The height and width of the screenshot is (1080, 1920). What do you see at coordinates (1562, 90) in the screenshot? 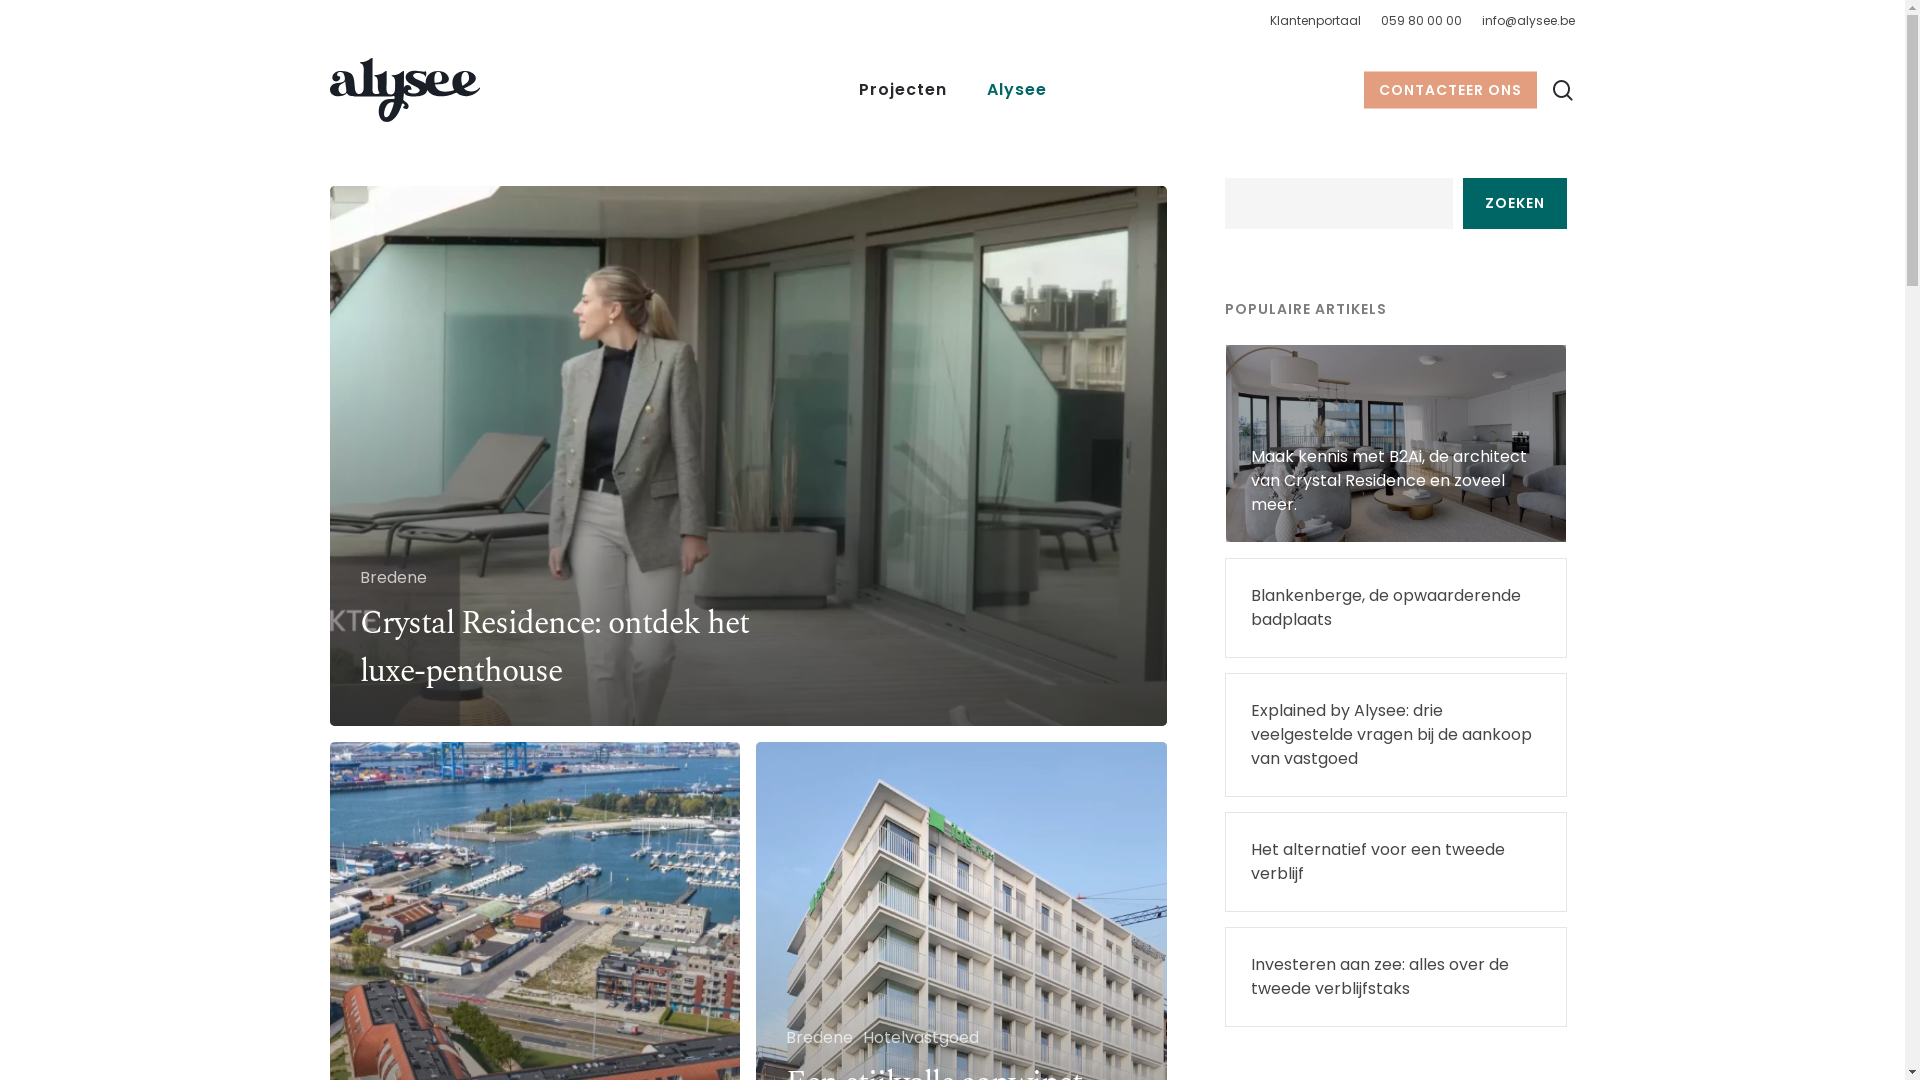
I see `'search'` at bounding box center [1562, 90].